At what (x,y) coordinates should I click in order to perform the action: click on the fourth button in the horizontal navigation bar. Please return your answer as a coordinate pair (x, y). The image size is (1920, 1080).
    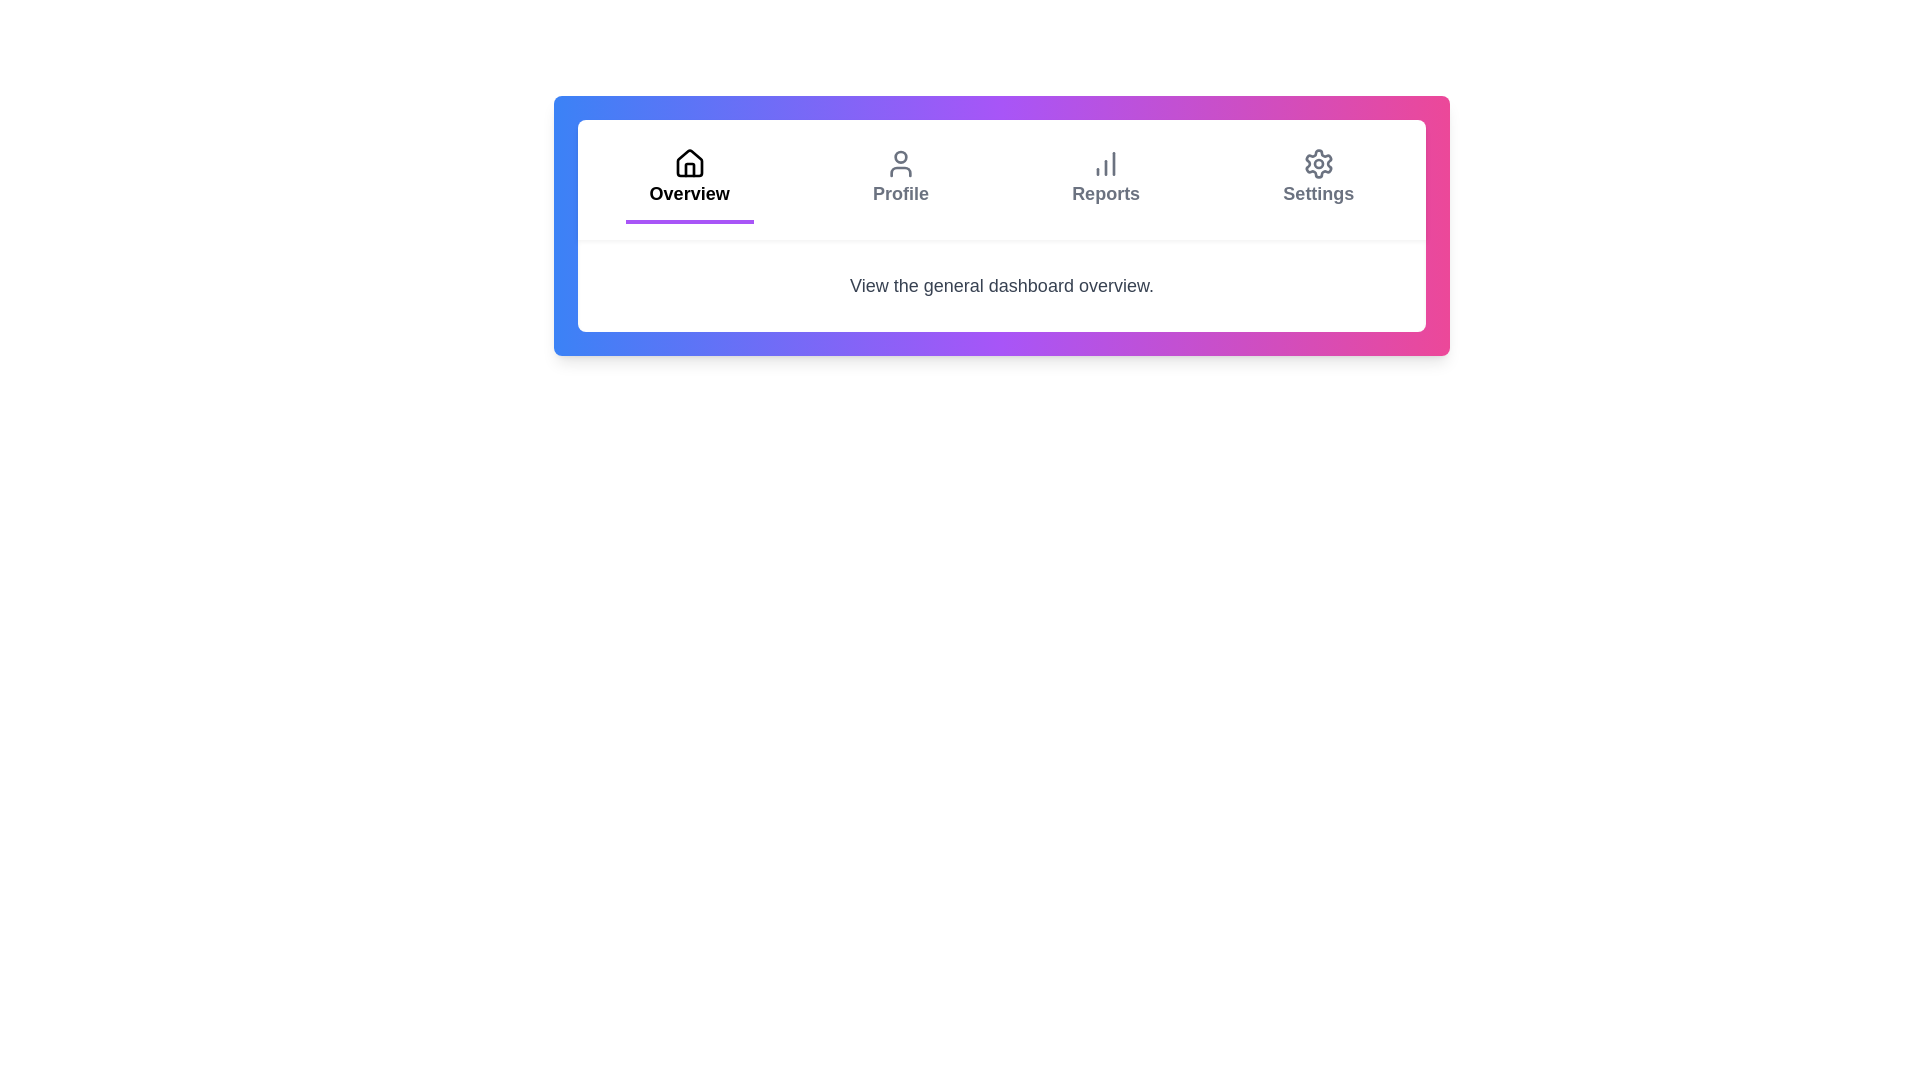
    Looking at the image, I should click on (1318, 180).